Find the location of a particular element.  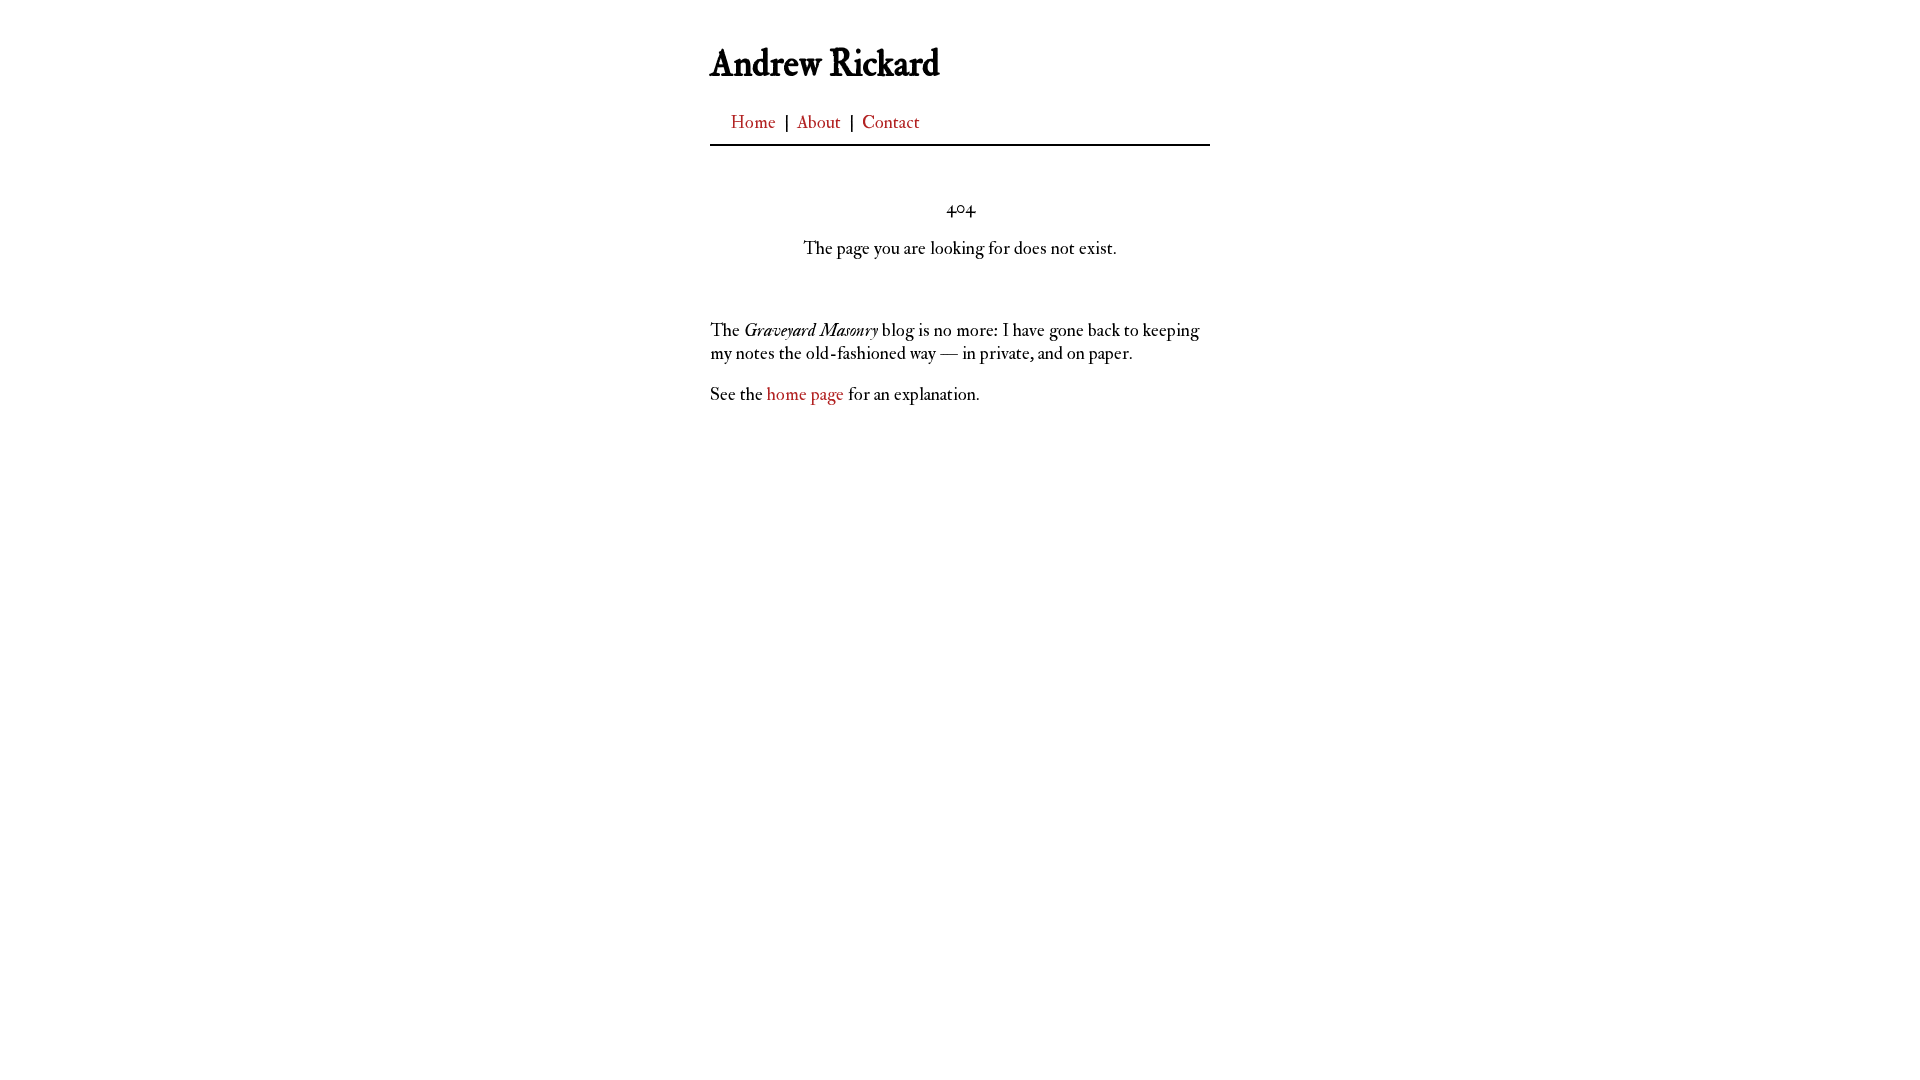

'Home' is located at coordinates (752, 122).